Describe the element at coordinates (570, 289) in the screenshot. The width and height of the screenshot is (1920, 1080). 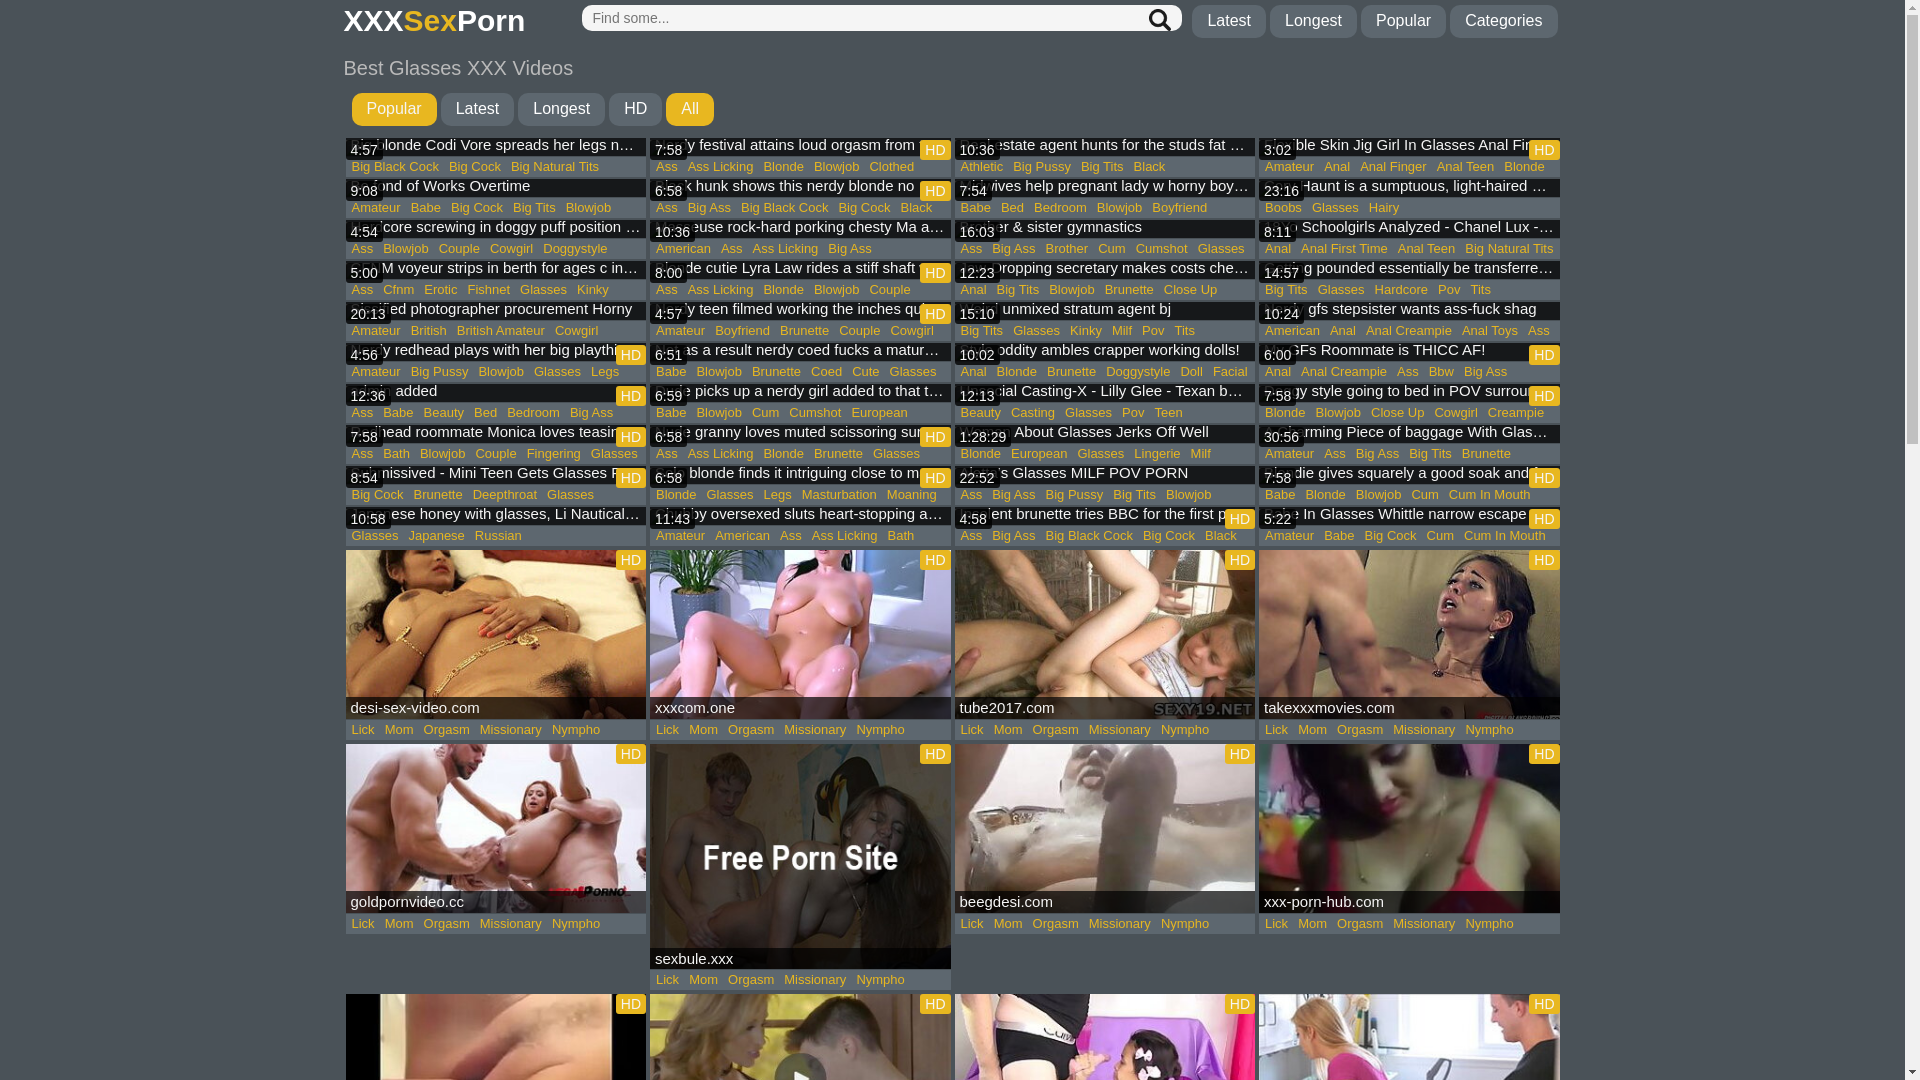
I see `'Kinky'` at that location.